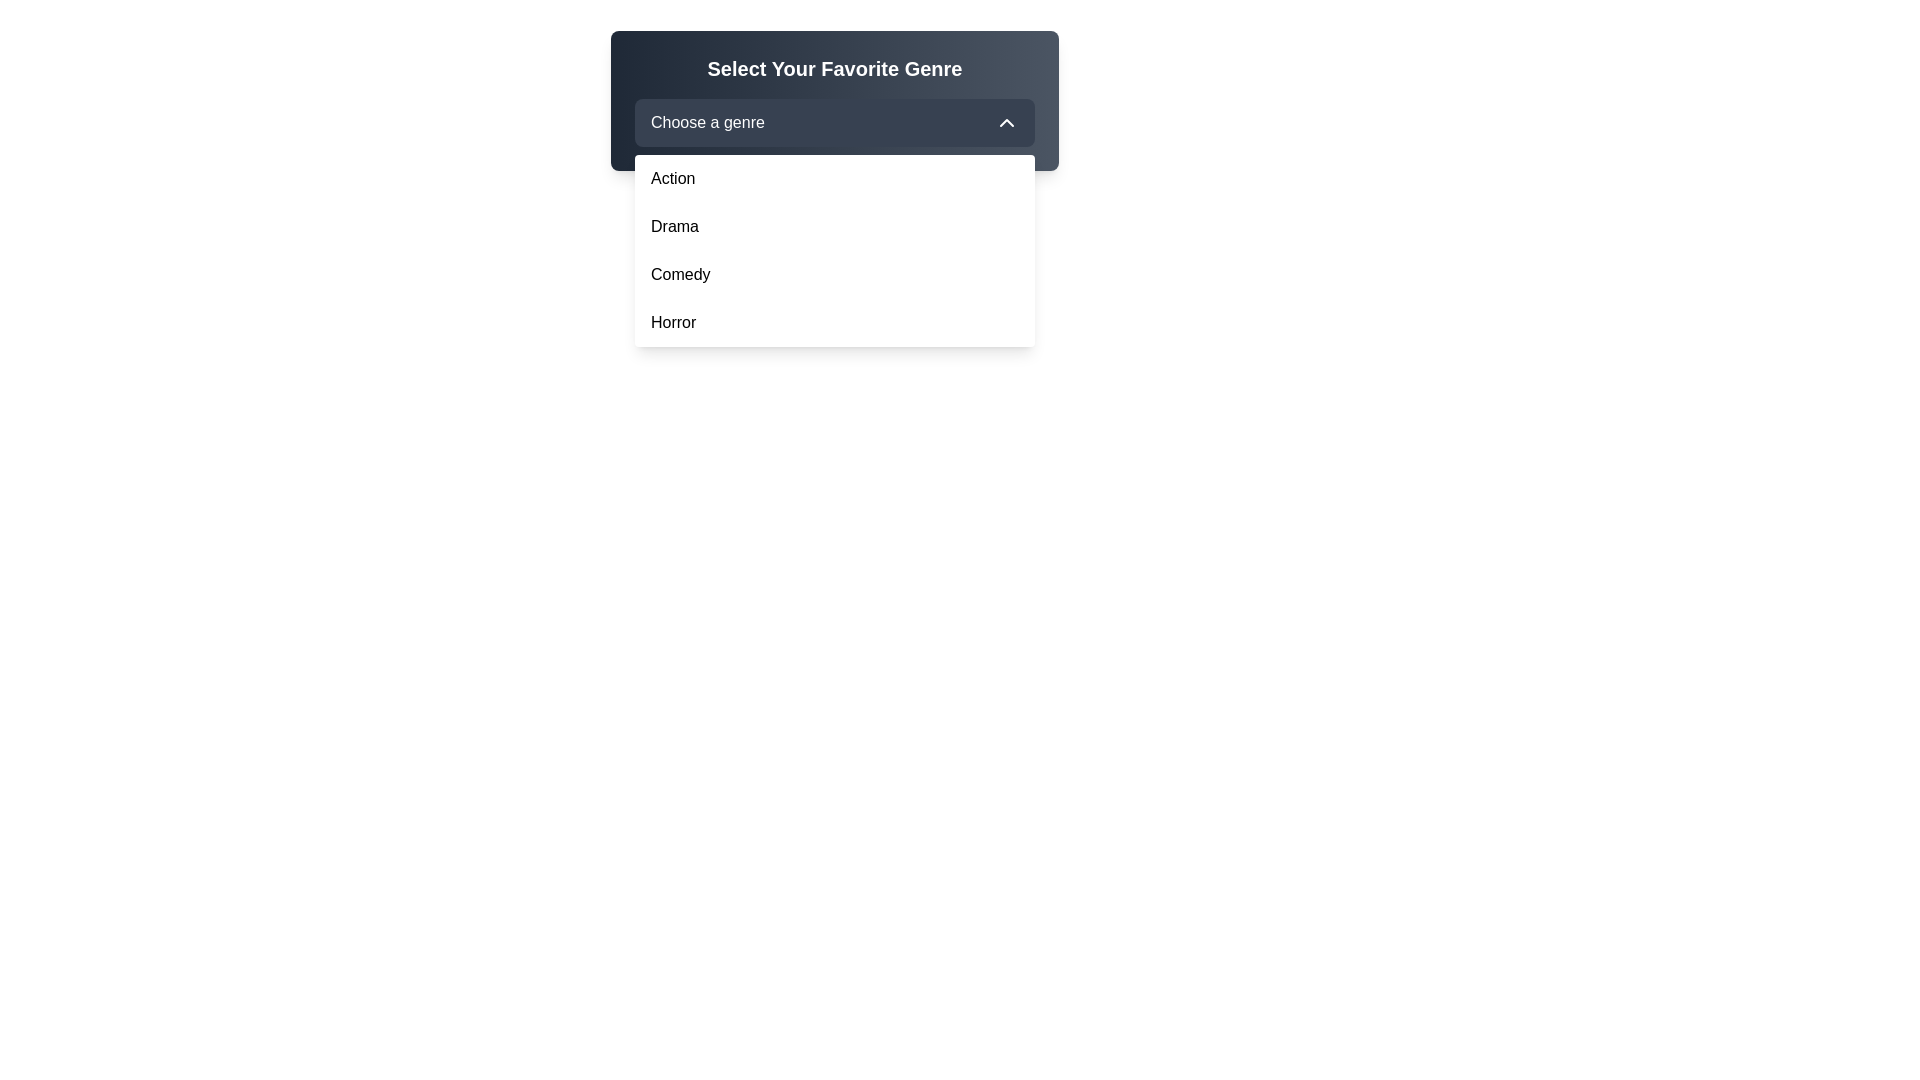  Describe the element at coordinates (835, 100) in the screenshot. I see `the dropdown menu titled 'Select Your Favorite Genre'` at that location.